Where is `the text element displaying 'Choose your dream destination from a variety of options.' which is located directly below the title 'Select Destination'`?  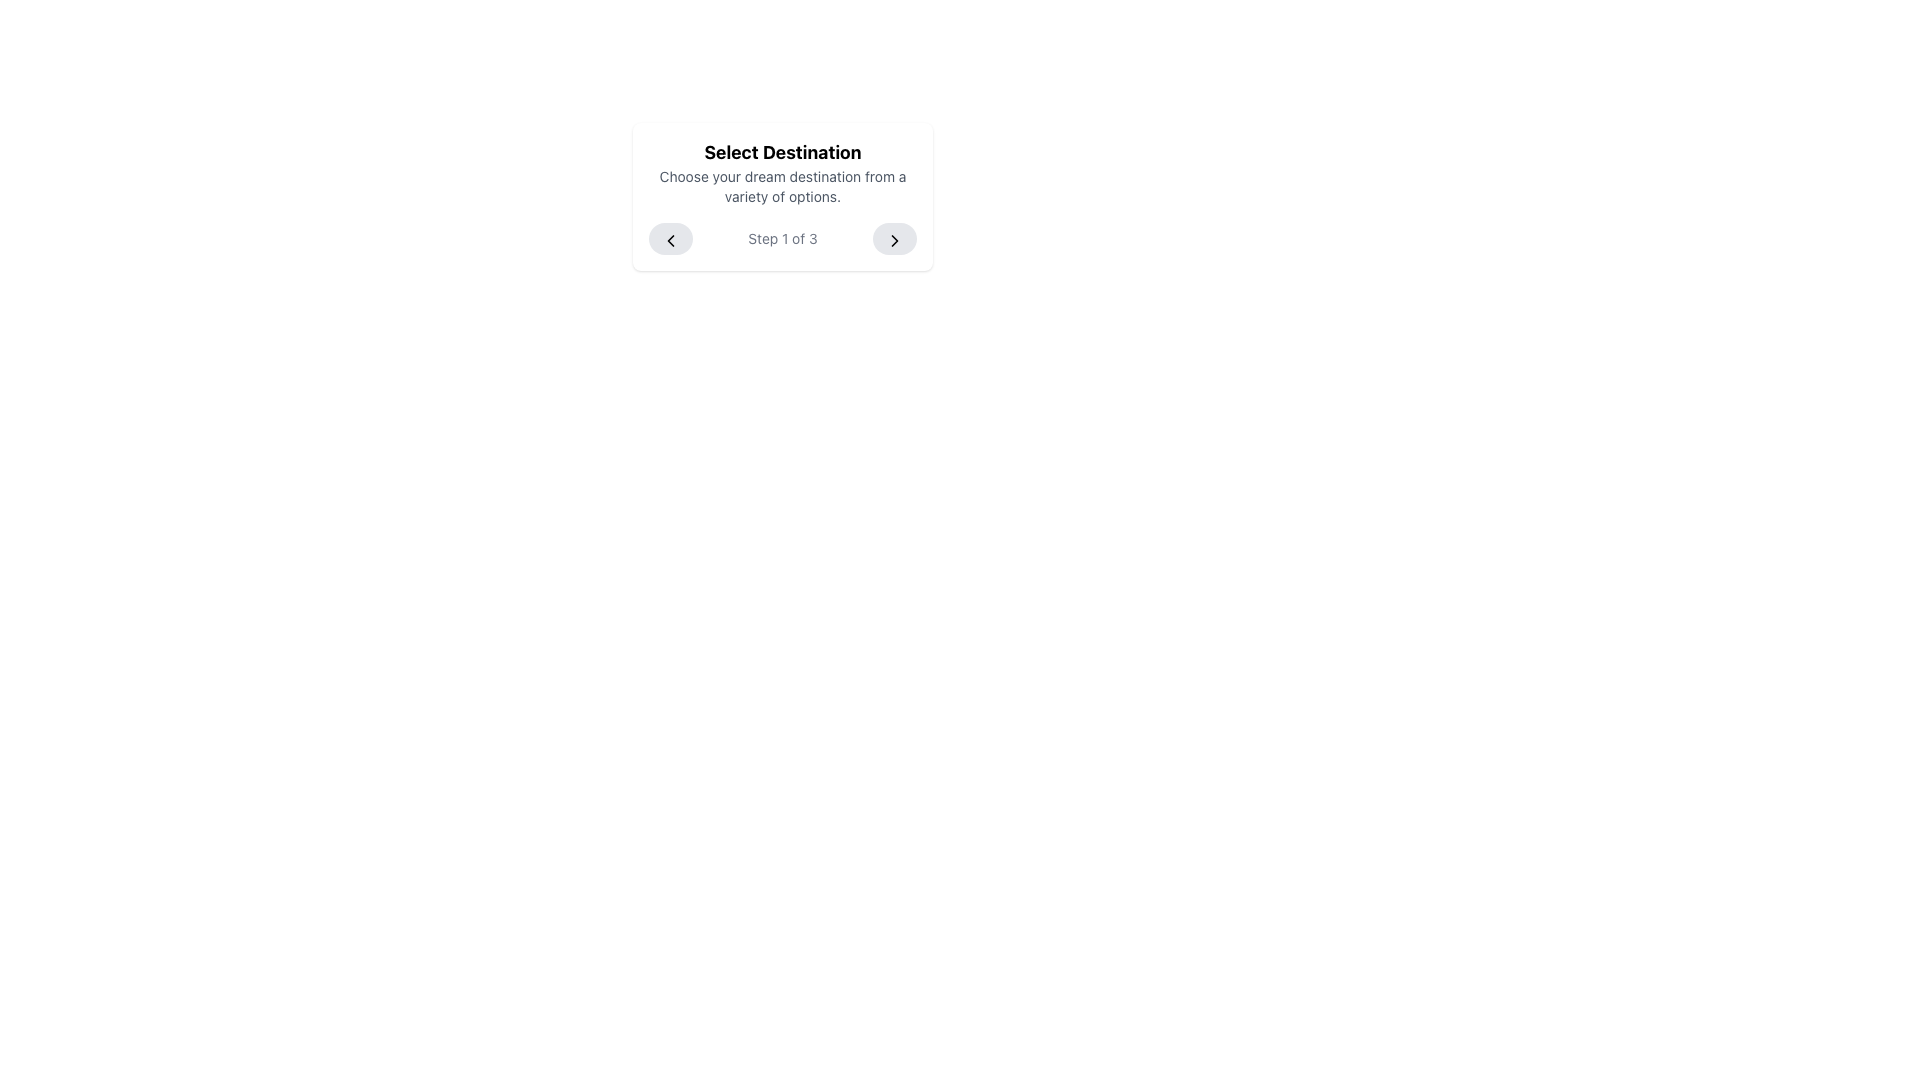 the text element displaying 'Choose your dream destination from a variety of options.' which is located directly below the title 'Select Destination' is located at coordinates (781, 186).